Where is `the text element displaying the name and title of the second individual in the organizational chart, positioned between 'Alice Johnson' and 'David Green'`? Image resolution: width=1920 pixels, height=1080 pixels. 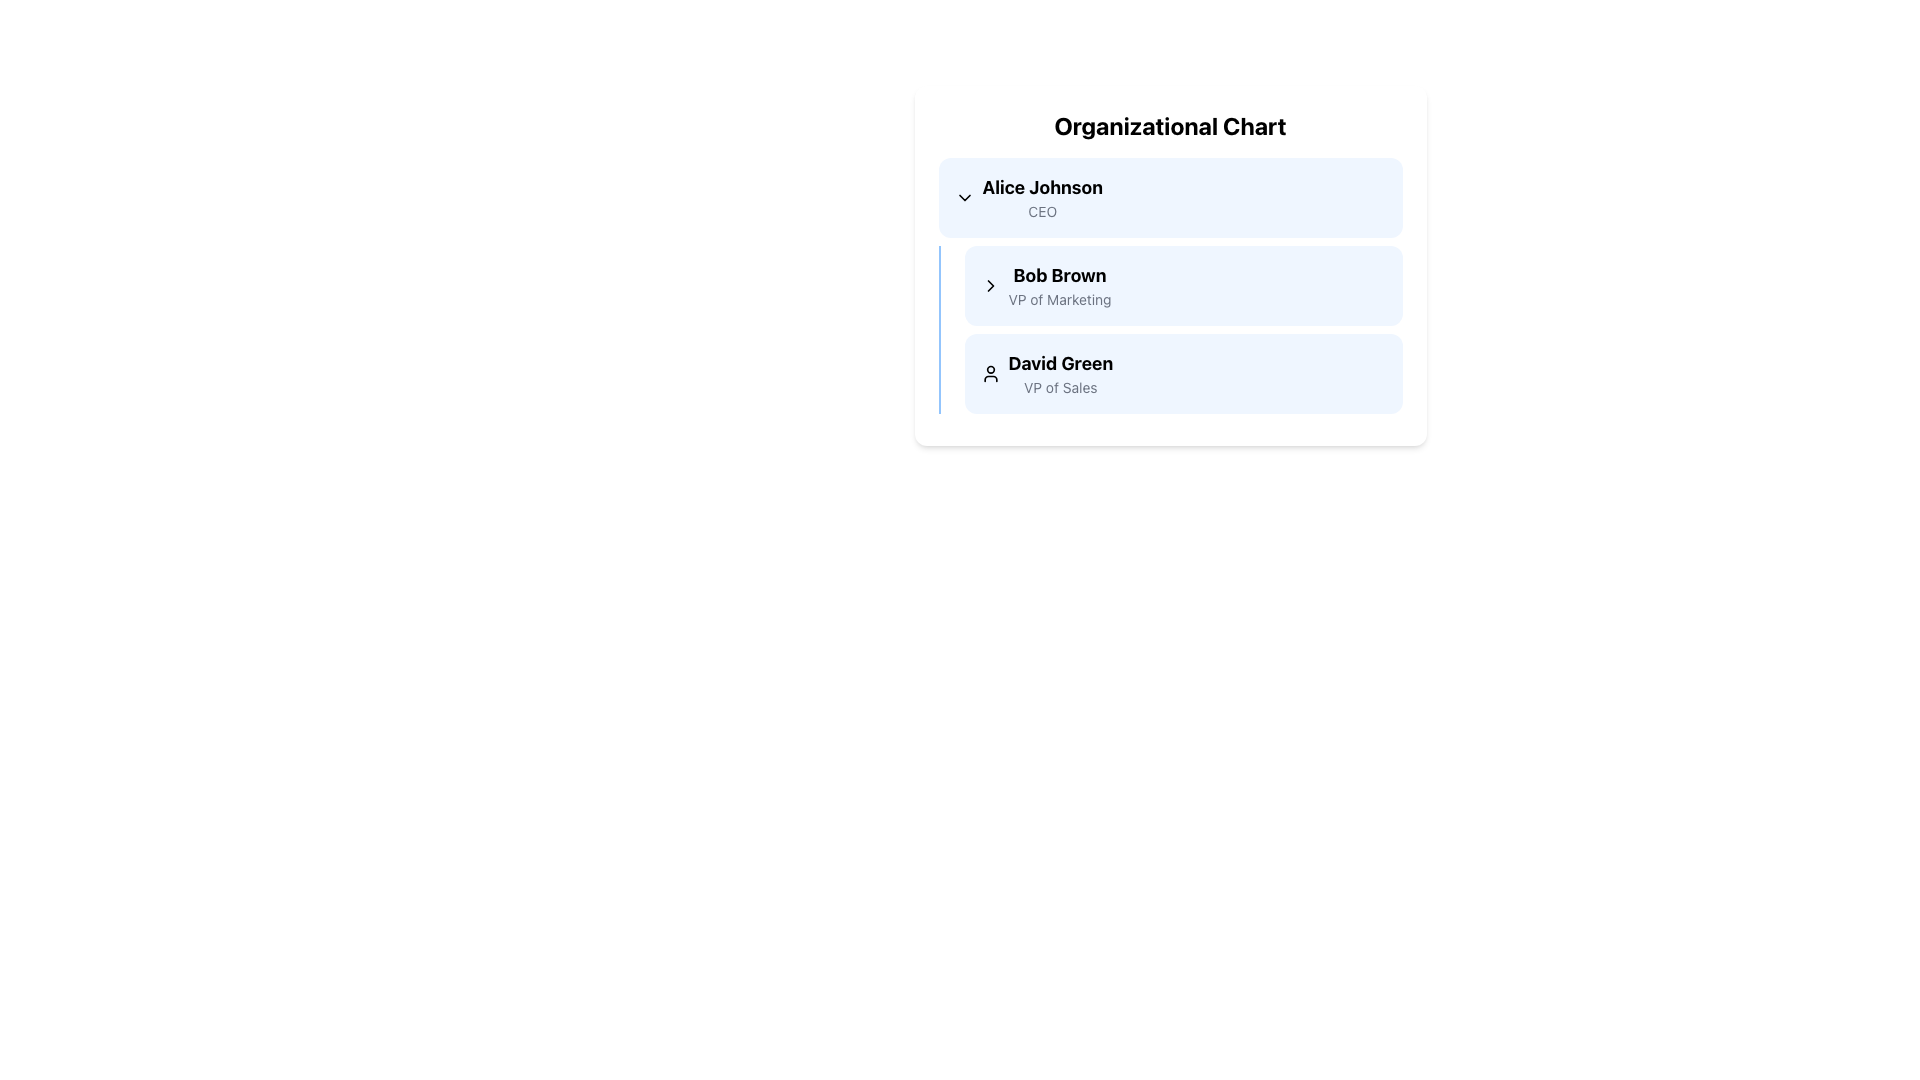 the text element displaying the name and title of the second individual in the organizational chart, positioned between 'Alice Johnson' and 'David Green' is located at coordinates (1059, 285).